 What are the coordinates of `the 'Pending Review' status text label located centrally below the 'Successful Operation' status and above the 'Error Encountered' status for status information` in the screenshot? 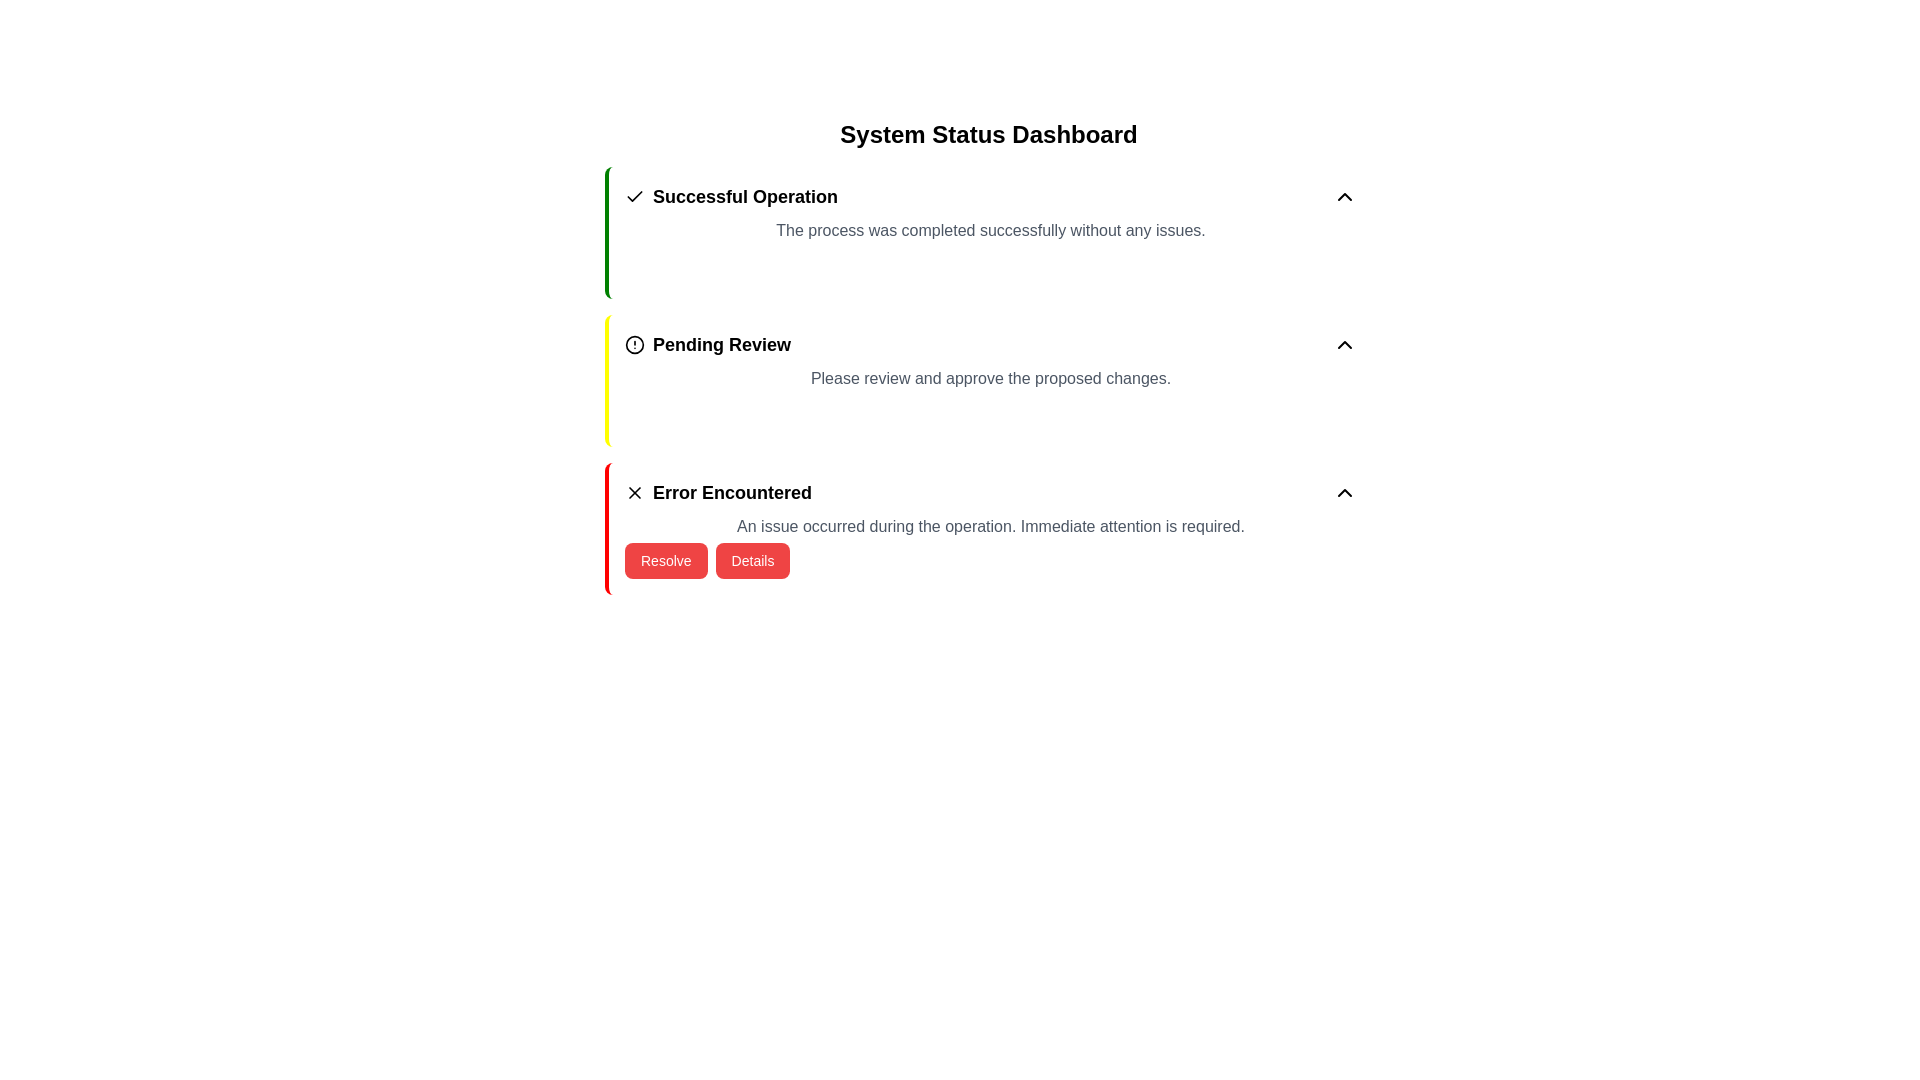 It's located at (721, 343).